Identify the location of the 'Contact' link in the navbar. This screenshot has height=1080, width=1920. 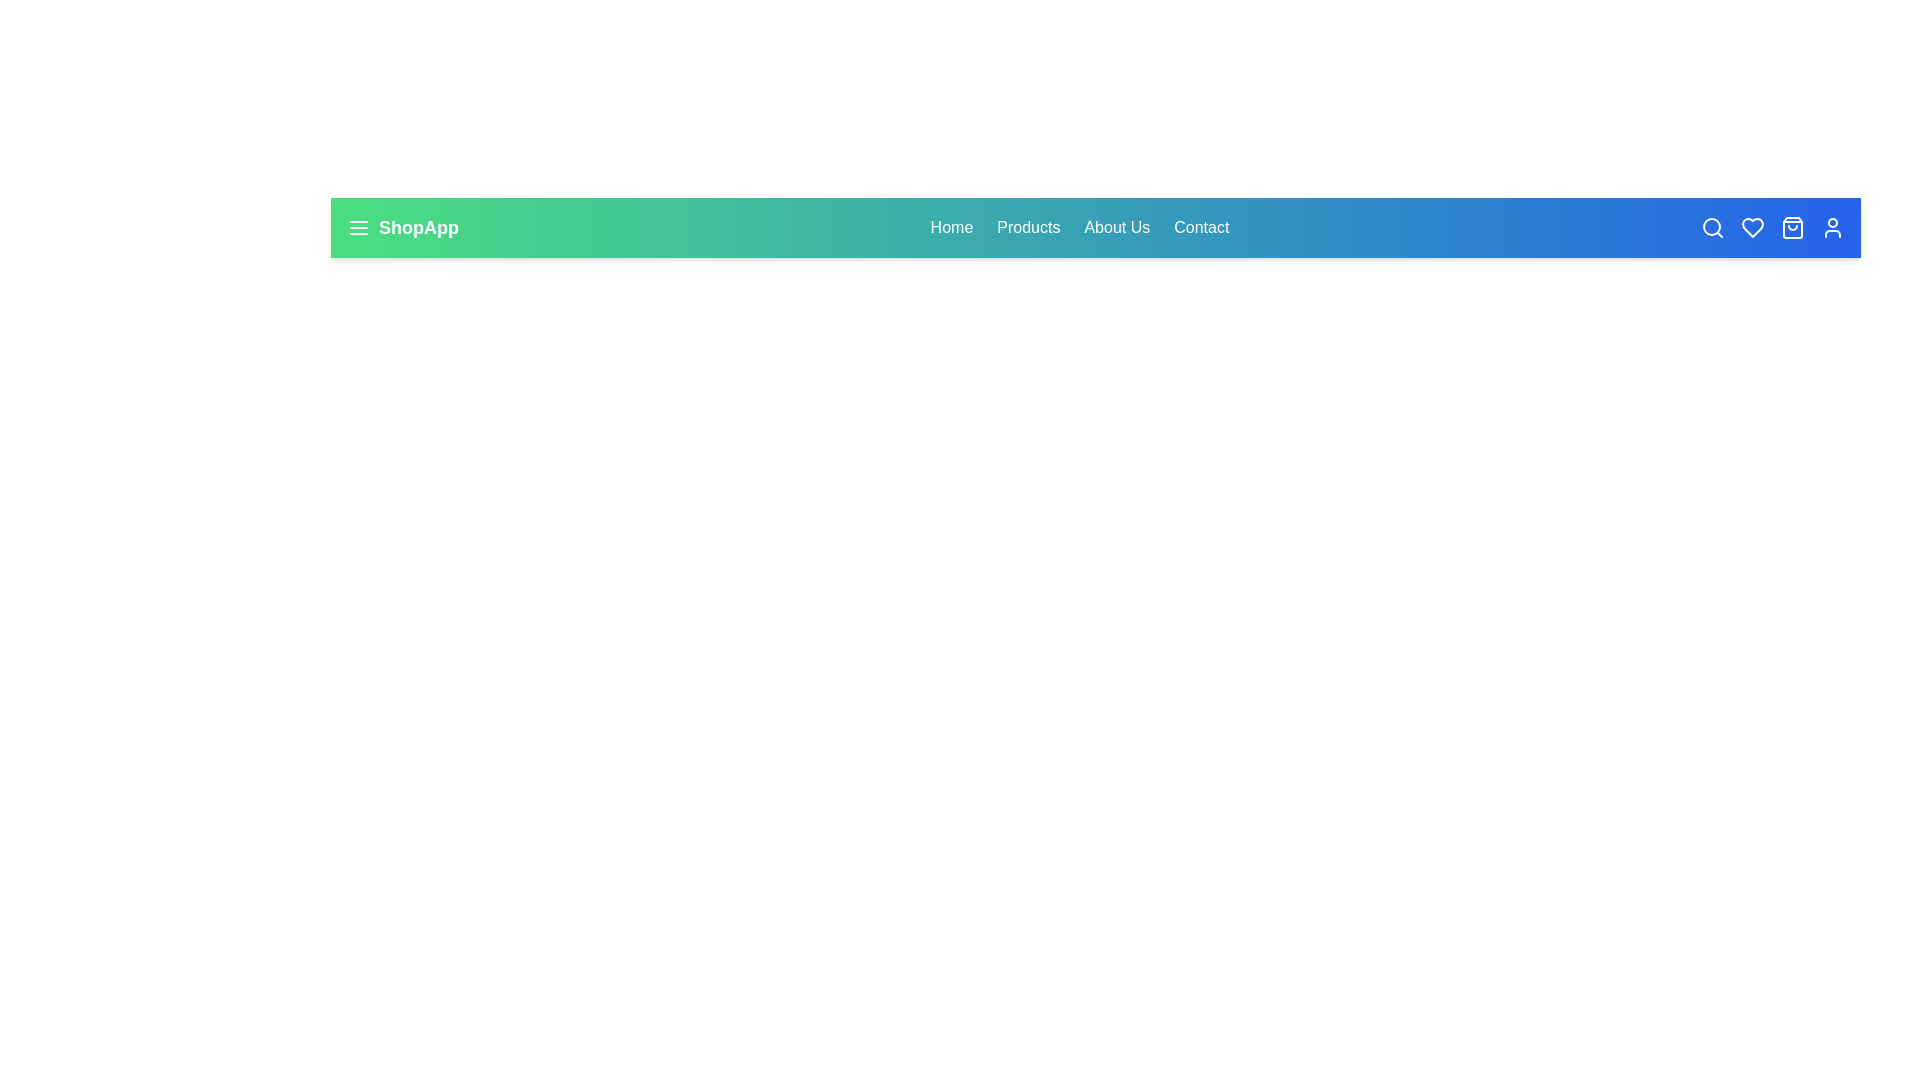
(1200, 226).